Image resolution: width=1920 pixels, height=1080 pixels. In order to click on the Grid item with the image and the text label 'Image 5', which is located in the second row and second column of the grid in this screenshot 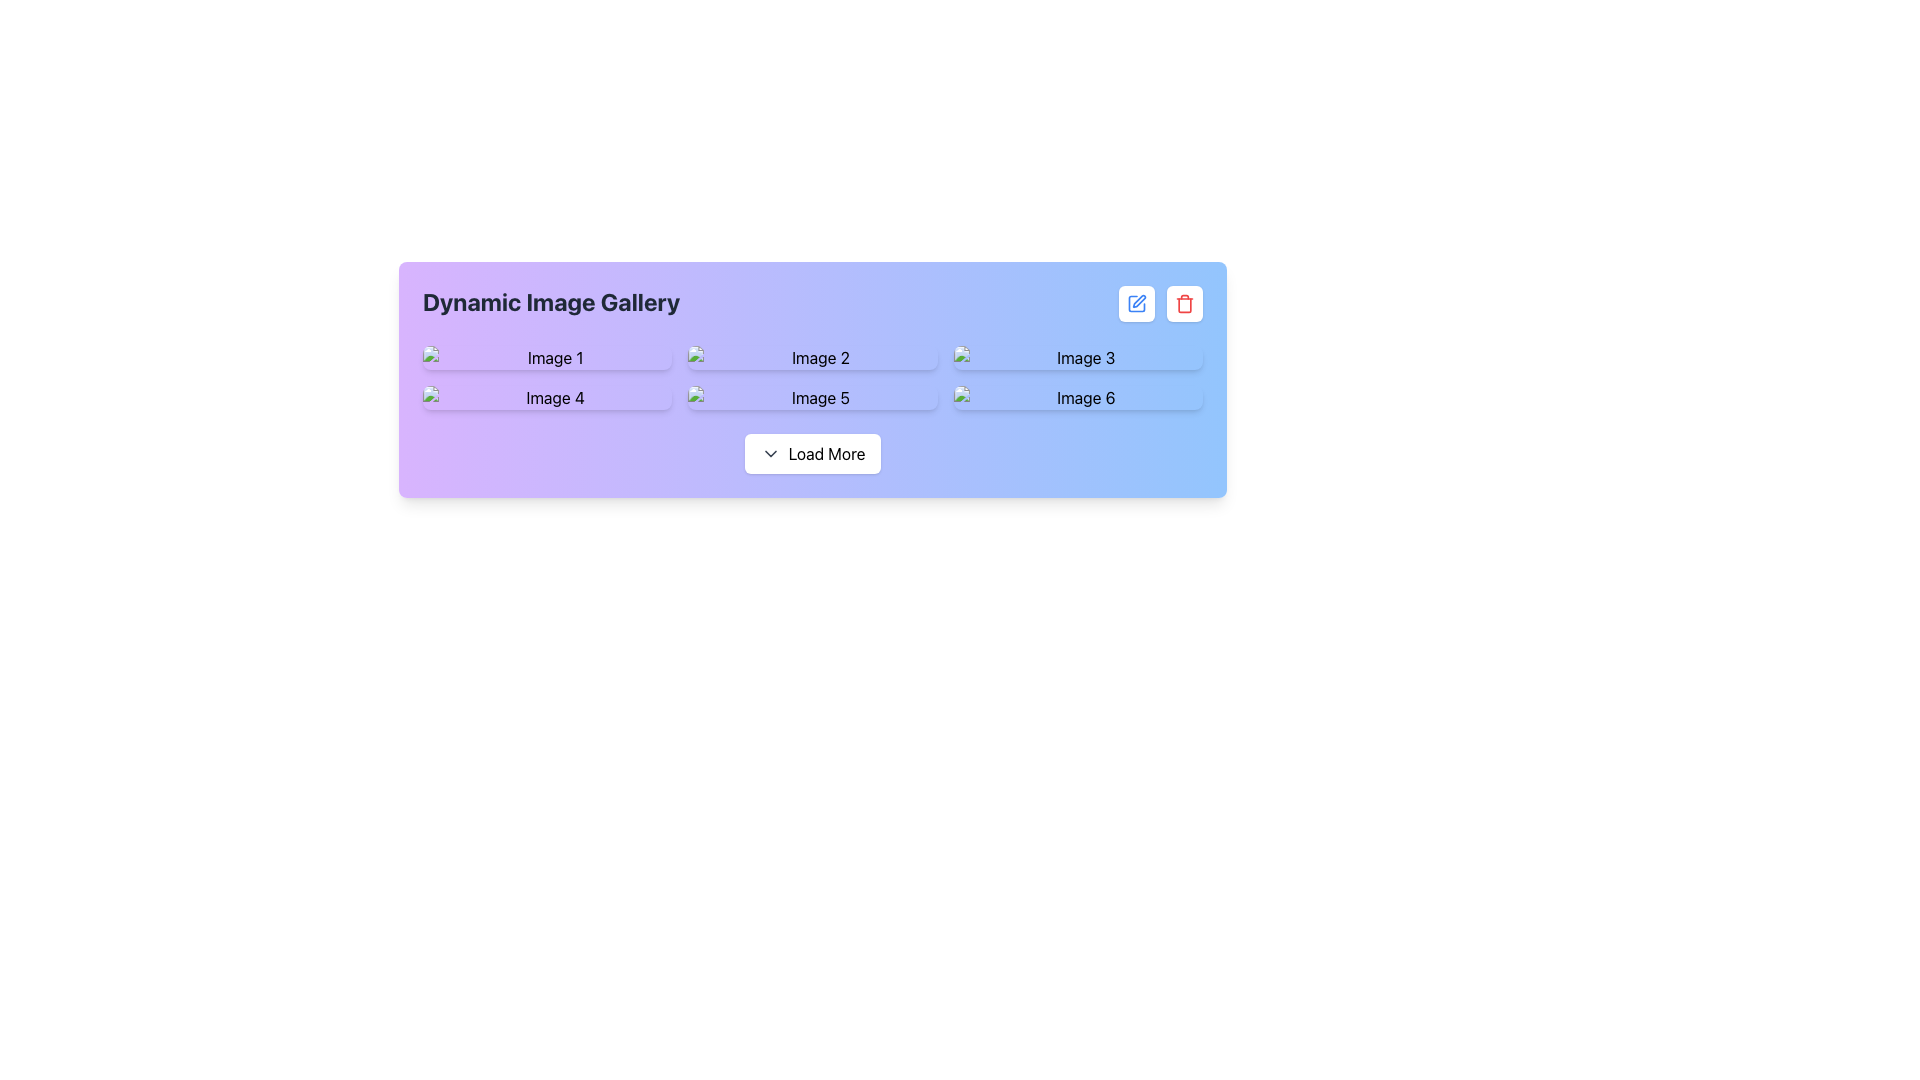, I will do `click(812, 397)`.